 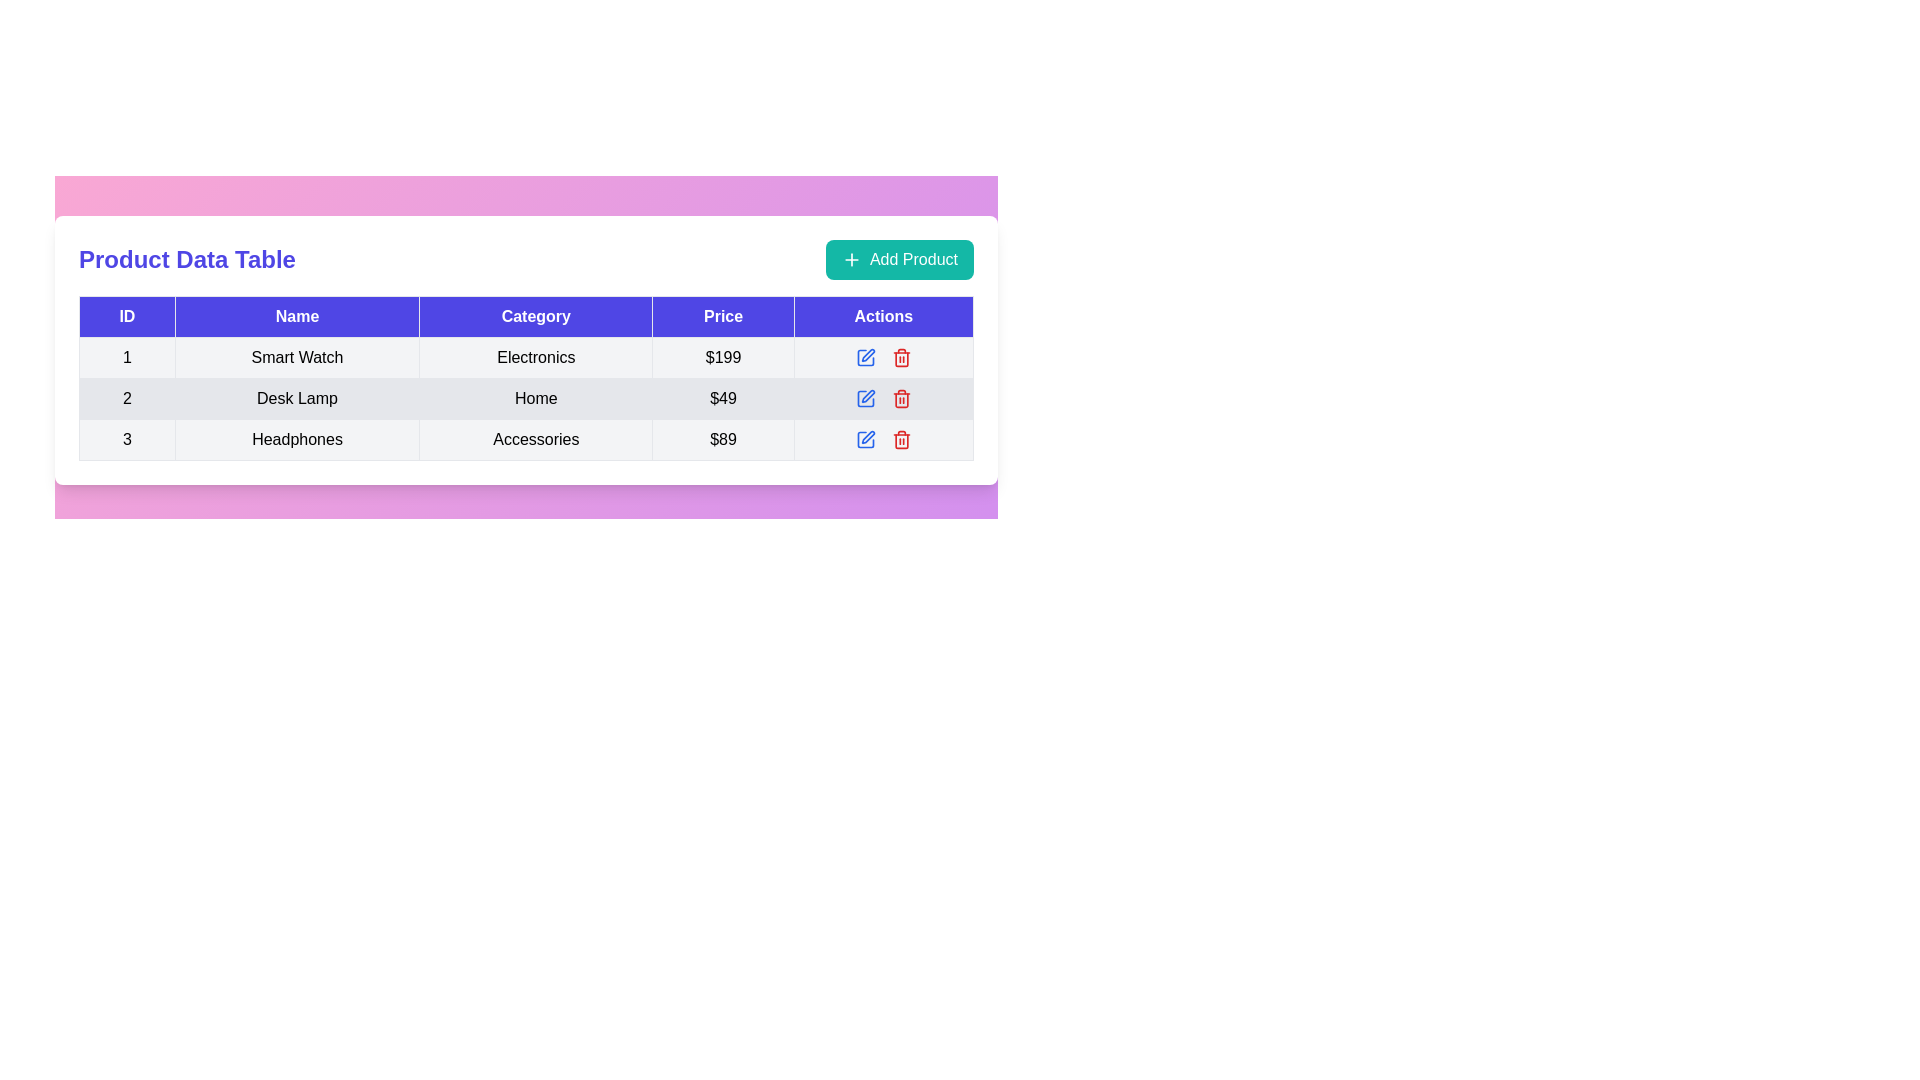 What do you see at coordinates (865, 357) in the screenshot?
I see `the edit action button located in the first icon of the 'Actions' column in the second row of the table` at bounding box center [865, 357].